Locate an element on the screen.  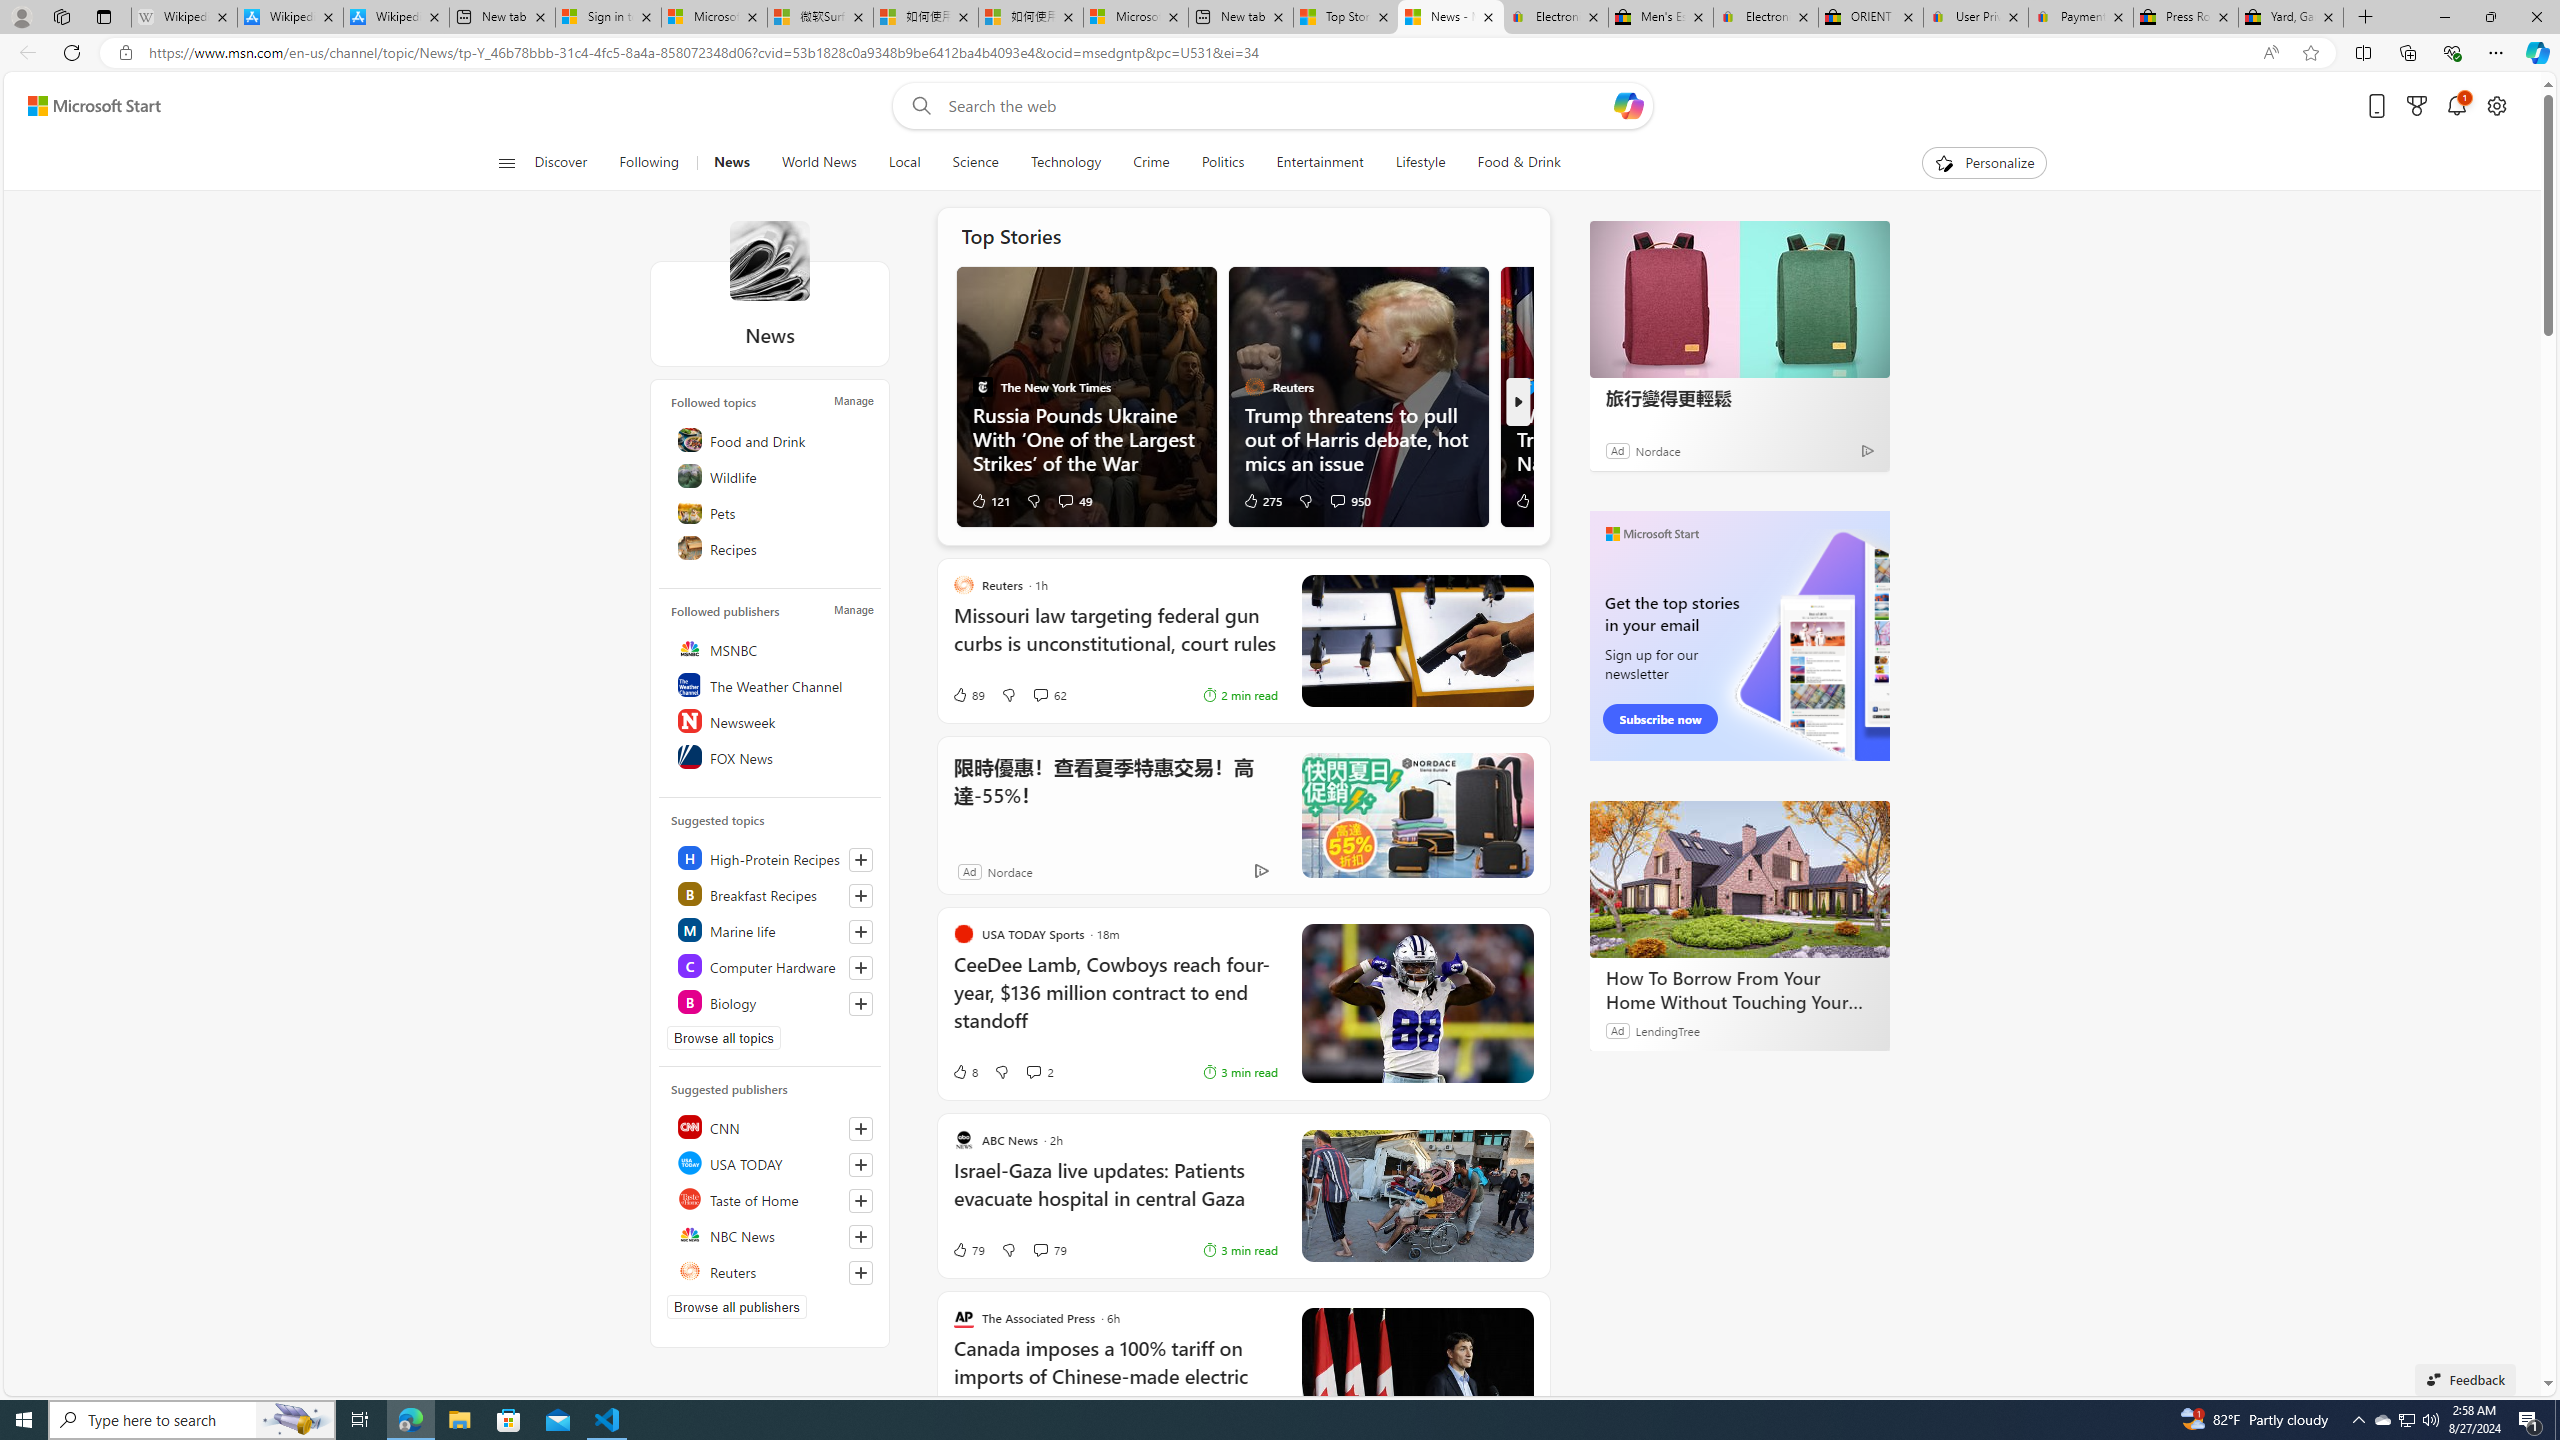
'View comments 950 Comment' is located at coordinates (1337, 499).